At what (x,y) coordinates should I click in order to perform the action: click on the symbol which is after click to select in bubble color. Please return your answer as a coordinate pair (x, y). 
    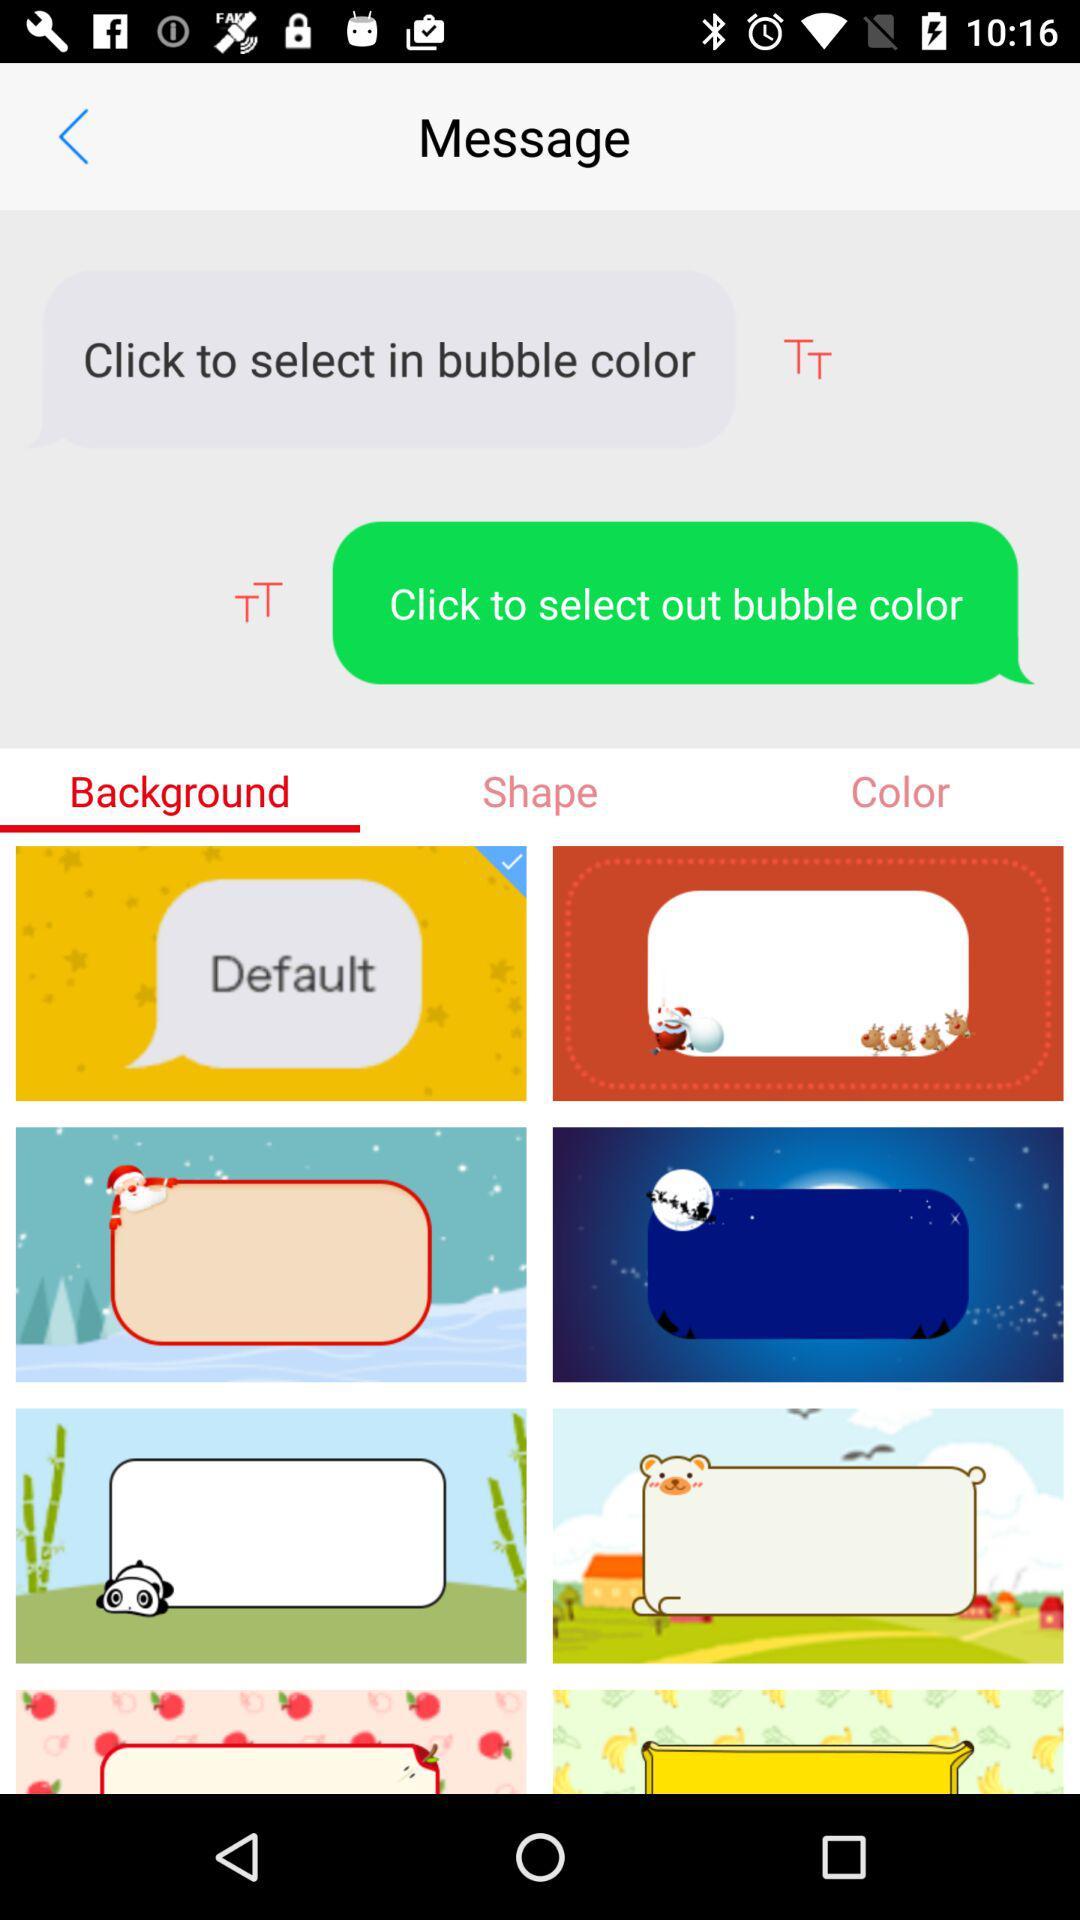
    Looking at the image, I should click on (806, 359).